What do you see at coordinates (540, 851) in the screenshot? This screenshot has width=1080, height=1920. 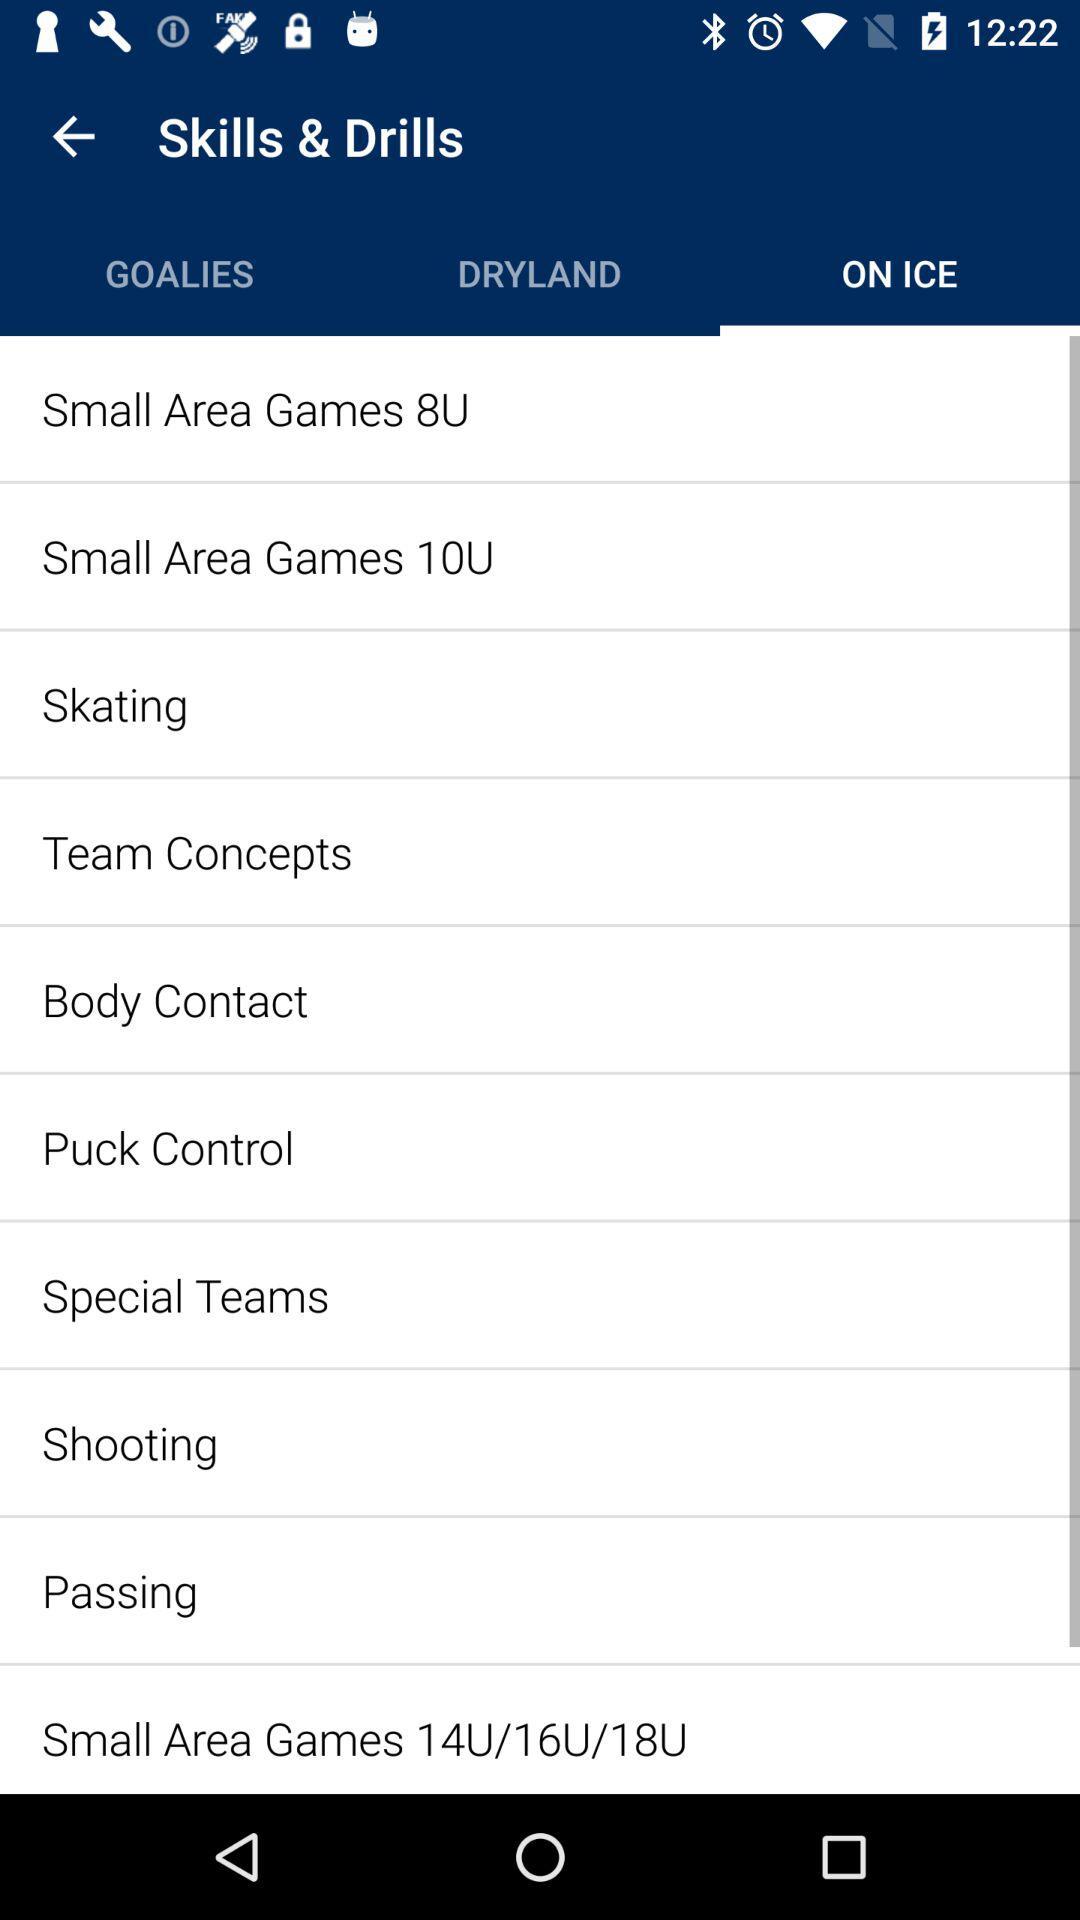 I see `the item below the skating icon` at bounding box center [540, 851].